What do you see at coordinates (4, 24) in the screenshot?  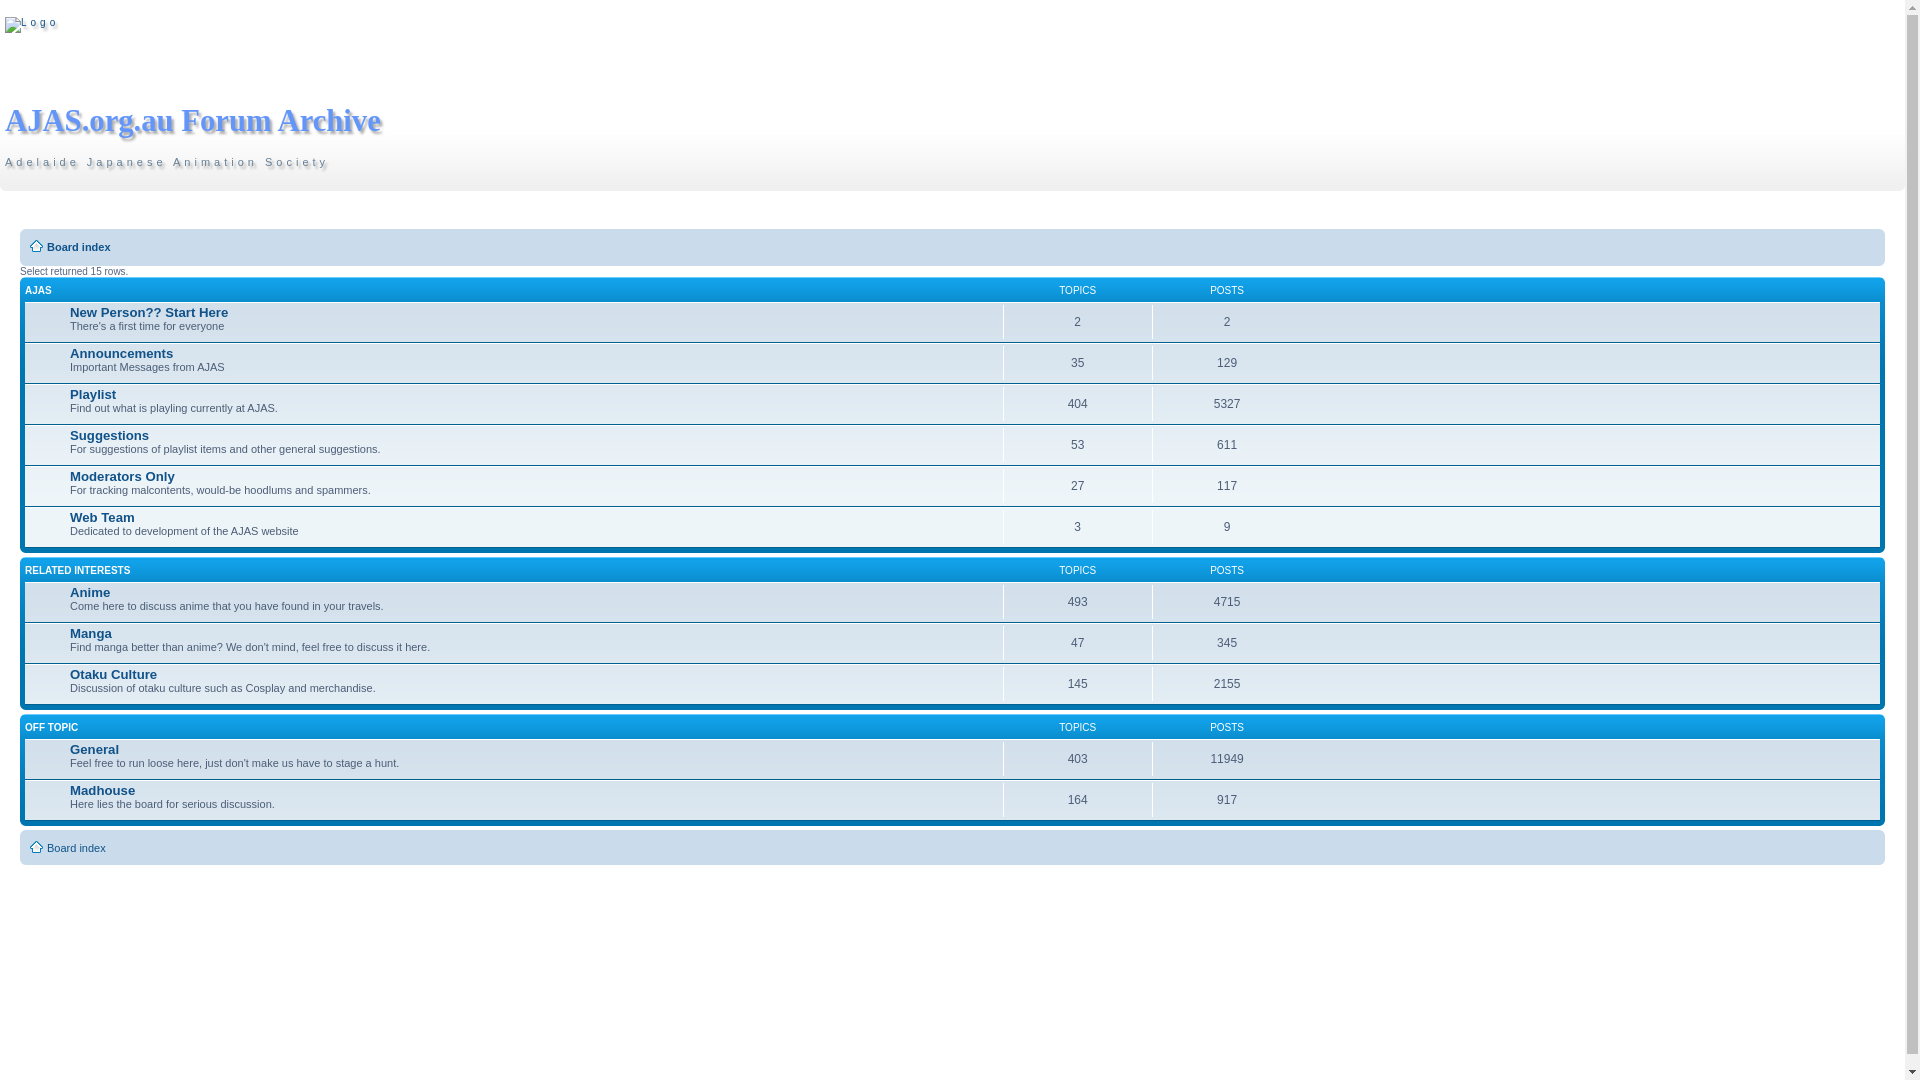 I see `'Board index'` at bounding box center [4, 24].